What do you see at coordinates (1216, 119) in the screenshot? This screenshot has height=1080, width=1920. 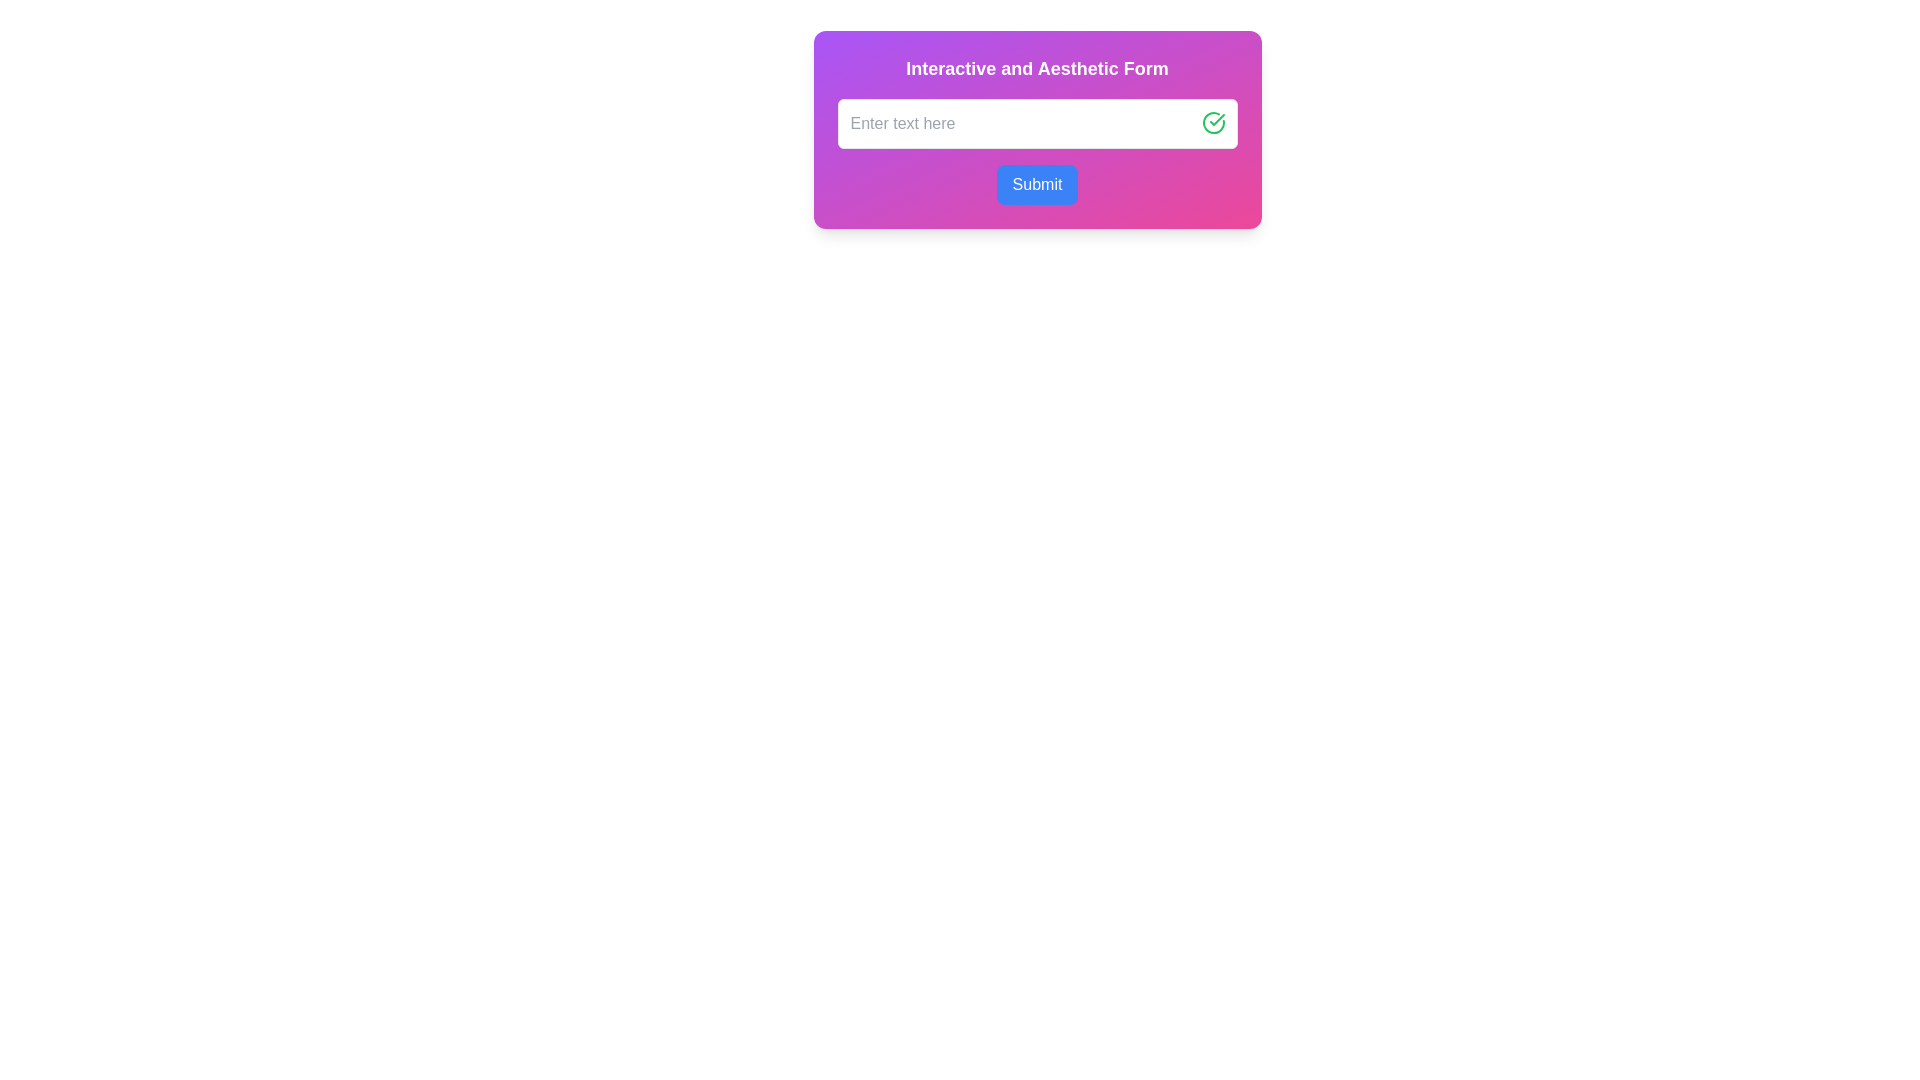 I see `the success icon located in the upper-right side of the text input box, which indicates a completed or verified state` at bounding box center [1216, 119].